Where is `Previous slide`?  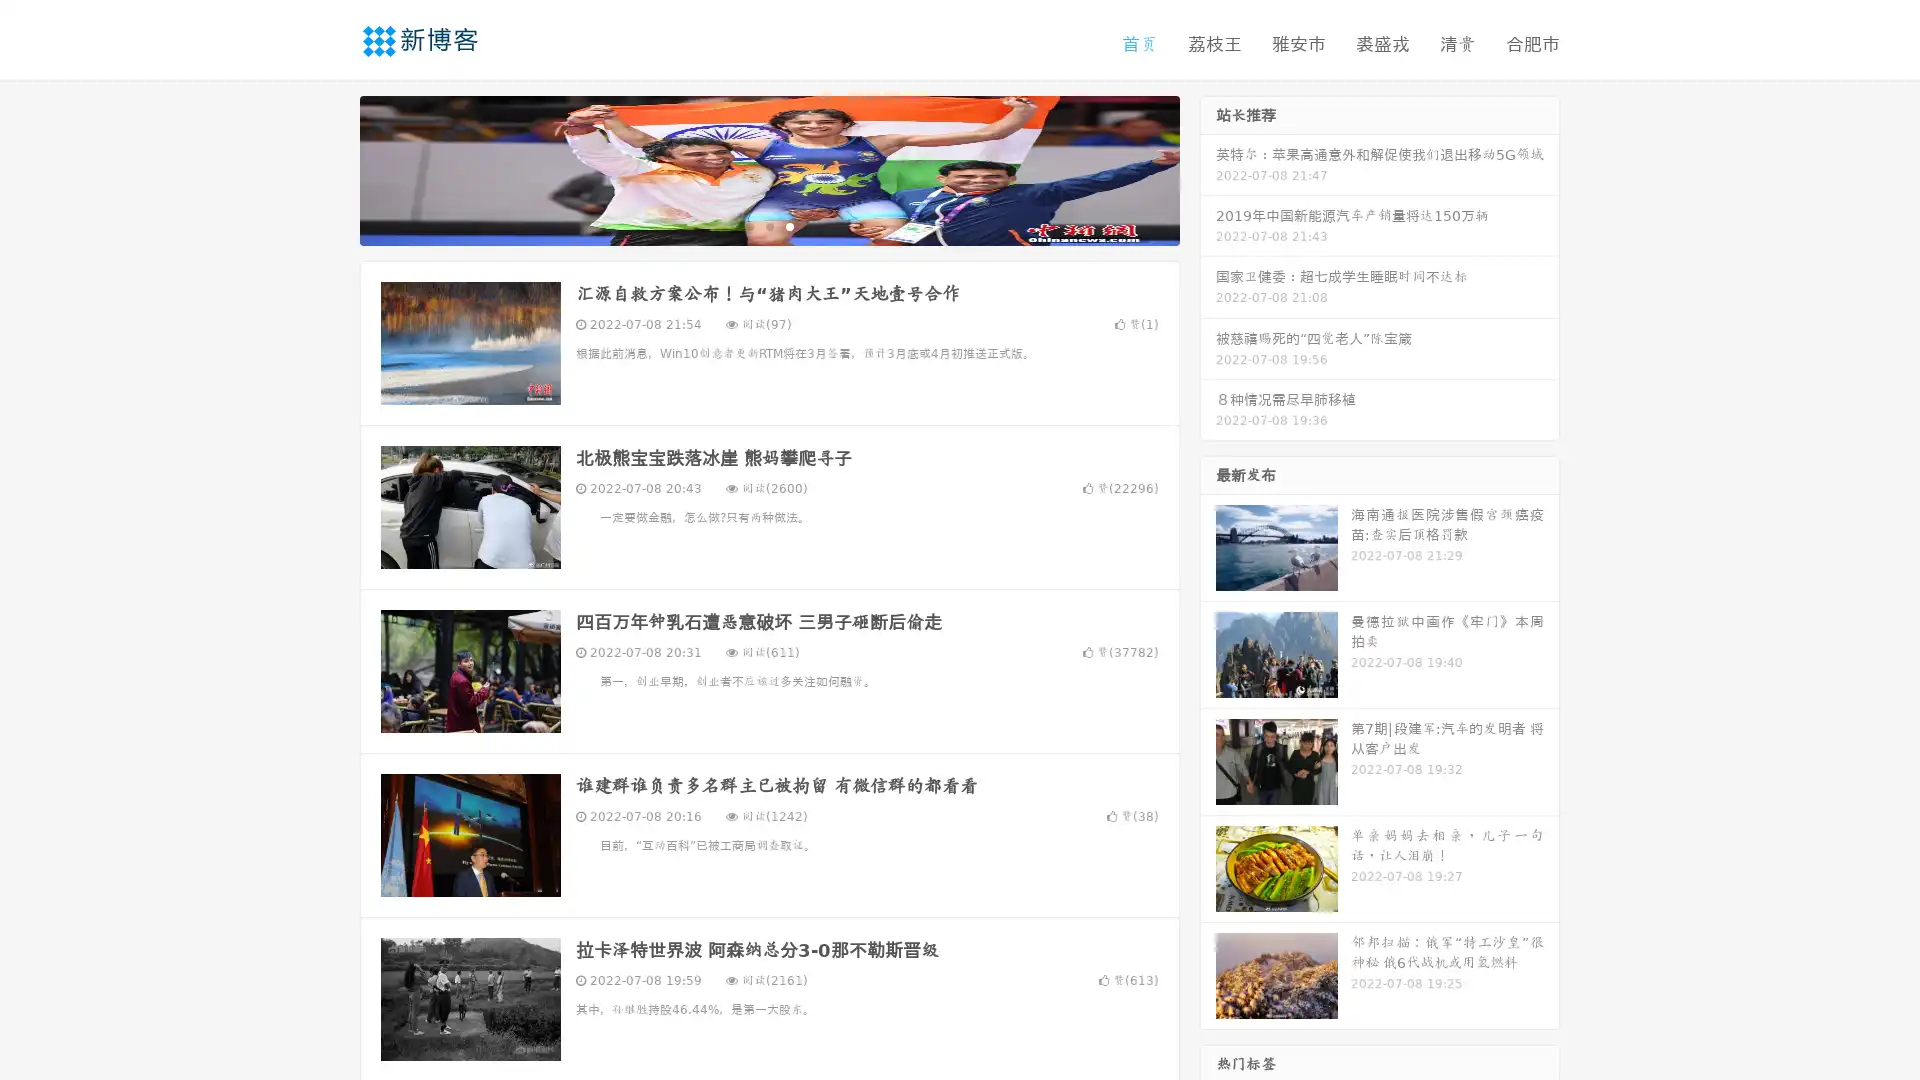 Previous slide is located at coordinates (330, 168).